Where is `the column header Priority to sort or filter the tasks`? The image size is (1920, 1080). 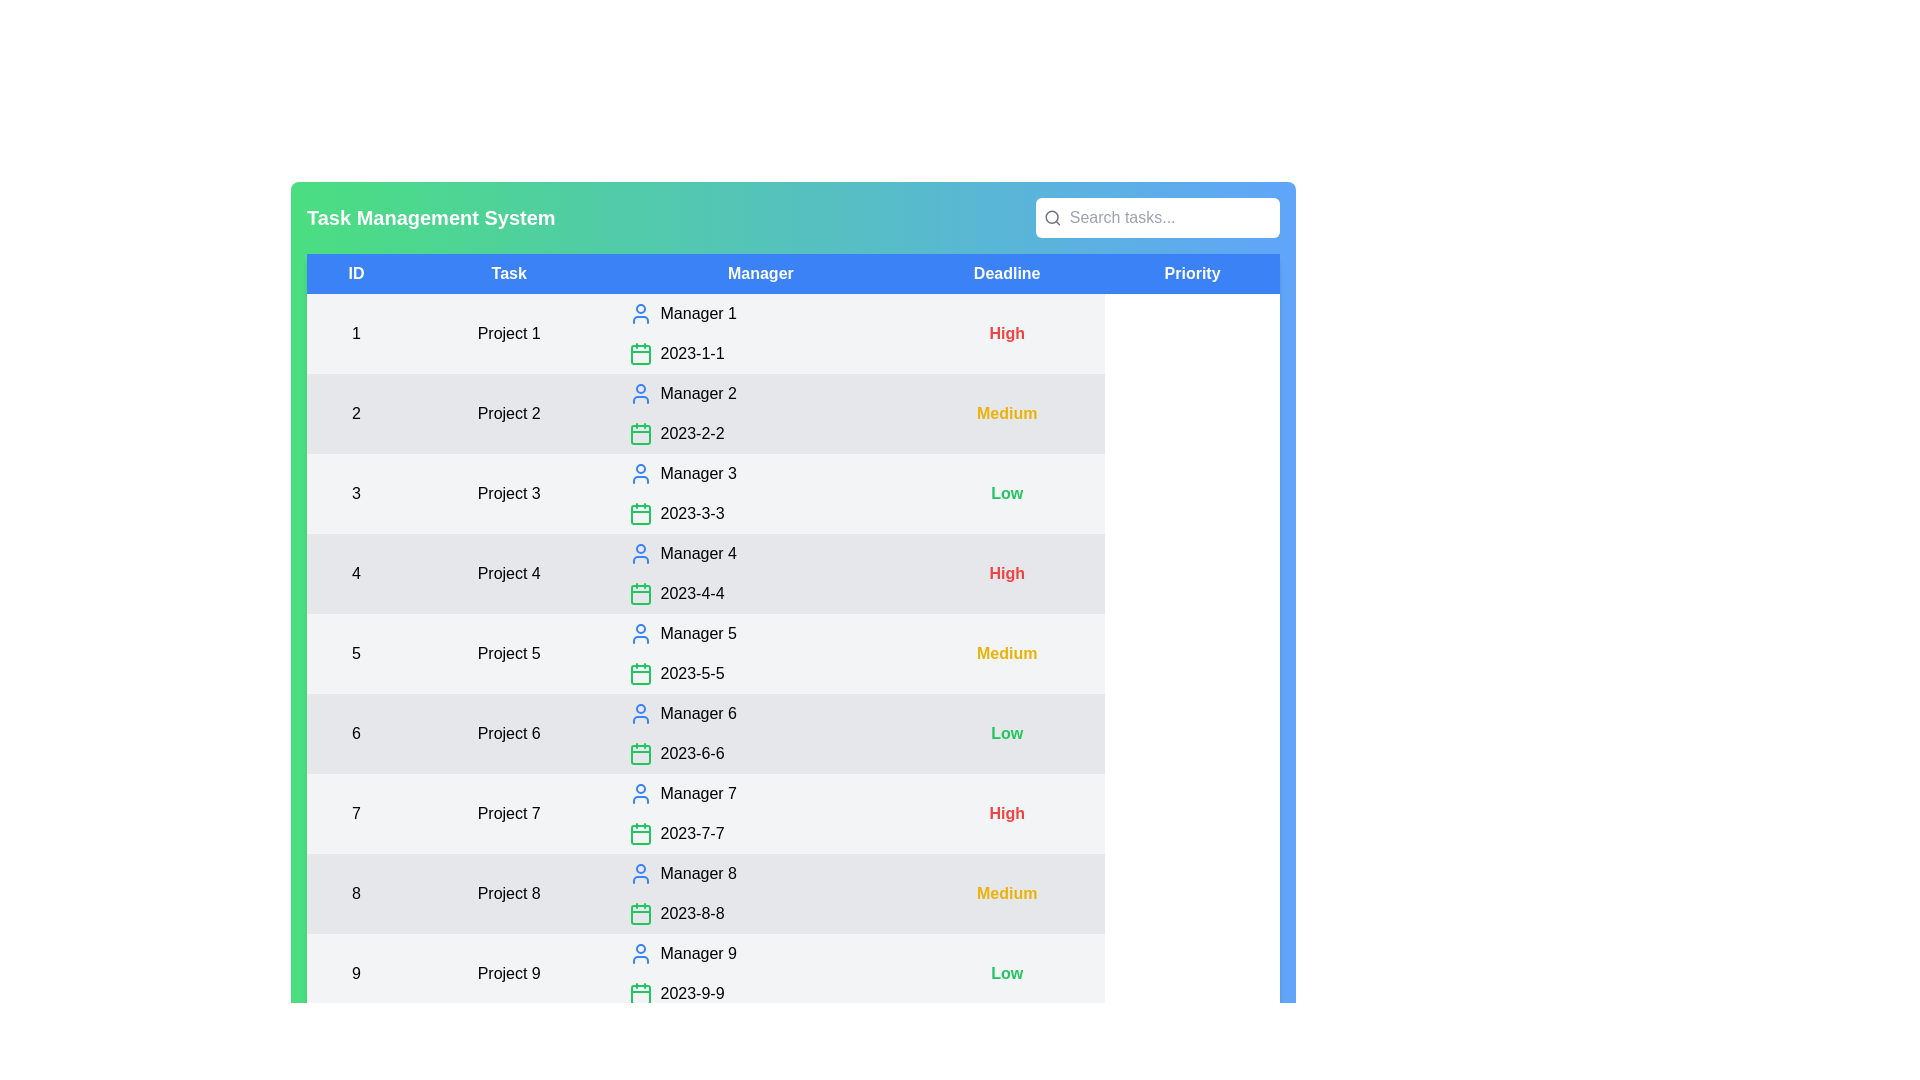 the column header Priority to sort or filter the tasks is located at coordinates (1193, 273).